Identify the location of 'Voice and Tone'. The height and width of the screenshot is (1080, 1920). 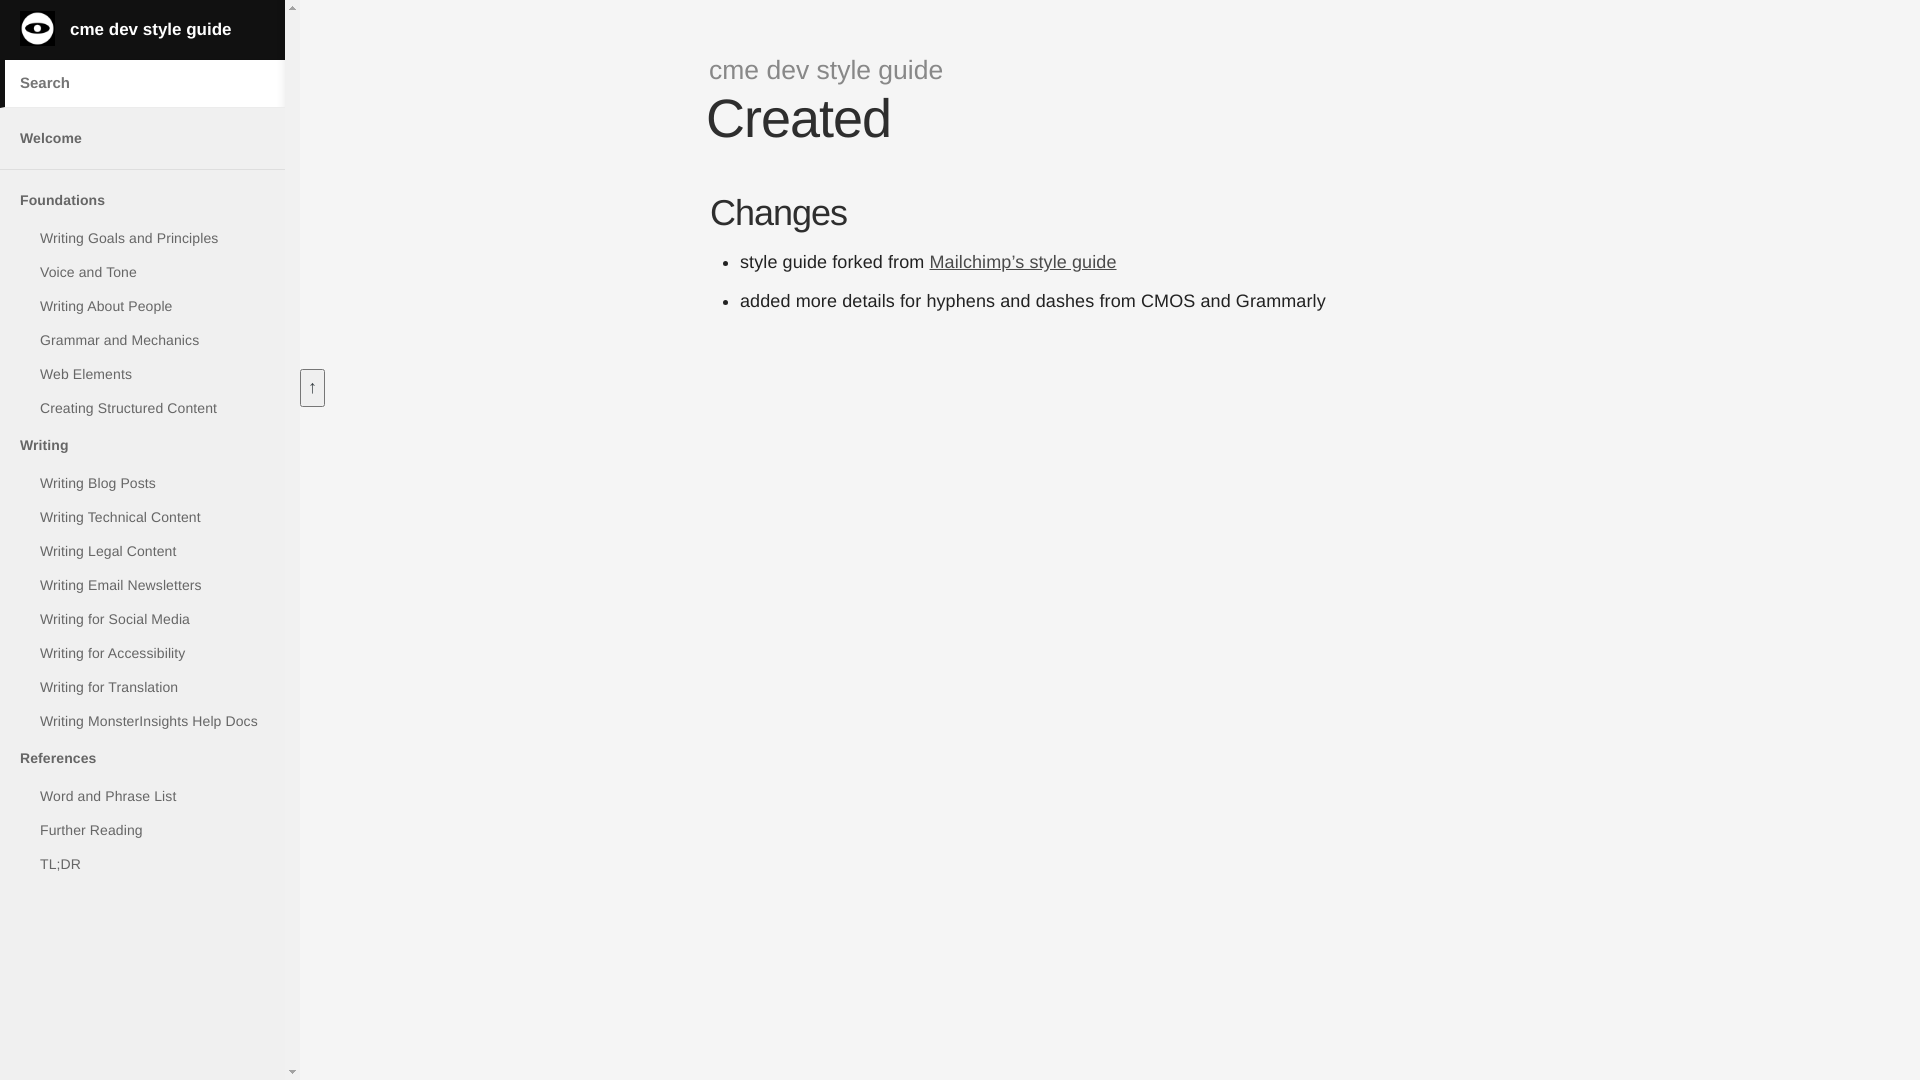
(141, 272).